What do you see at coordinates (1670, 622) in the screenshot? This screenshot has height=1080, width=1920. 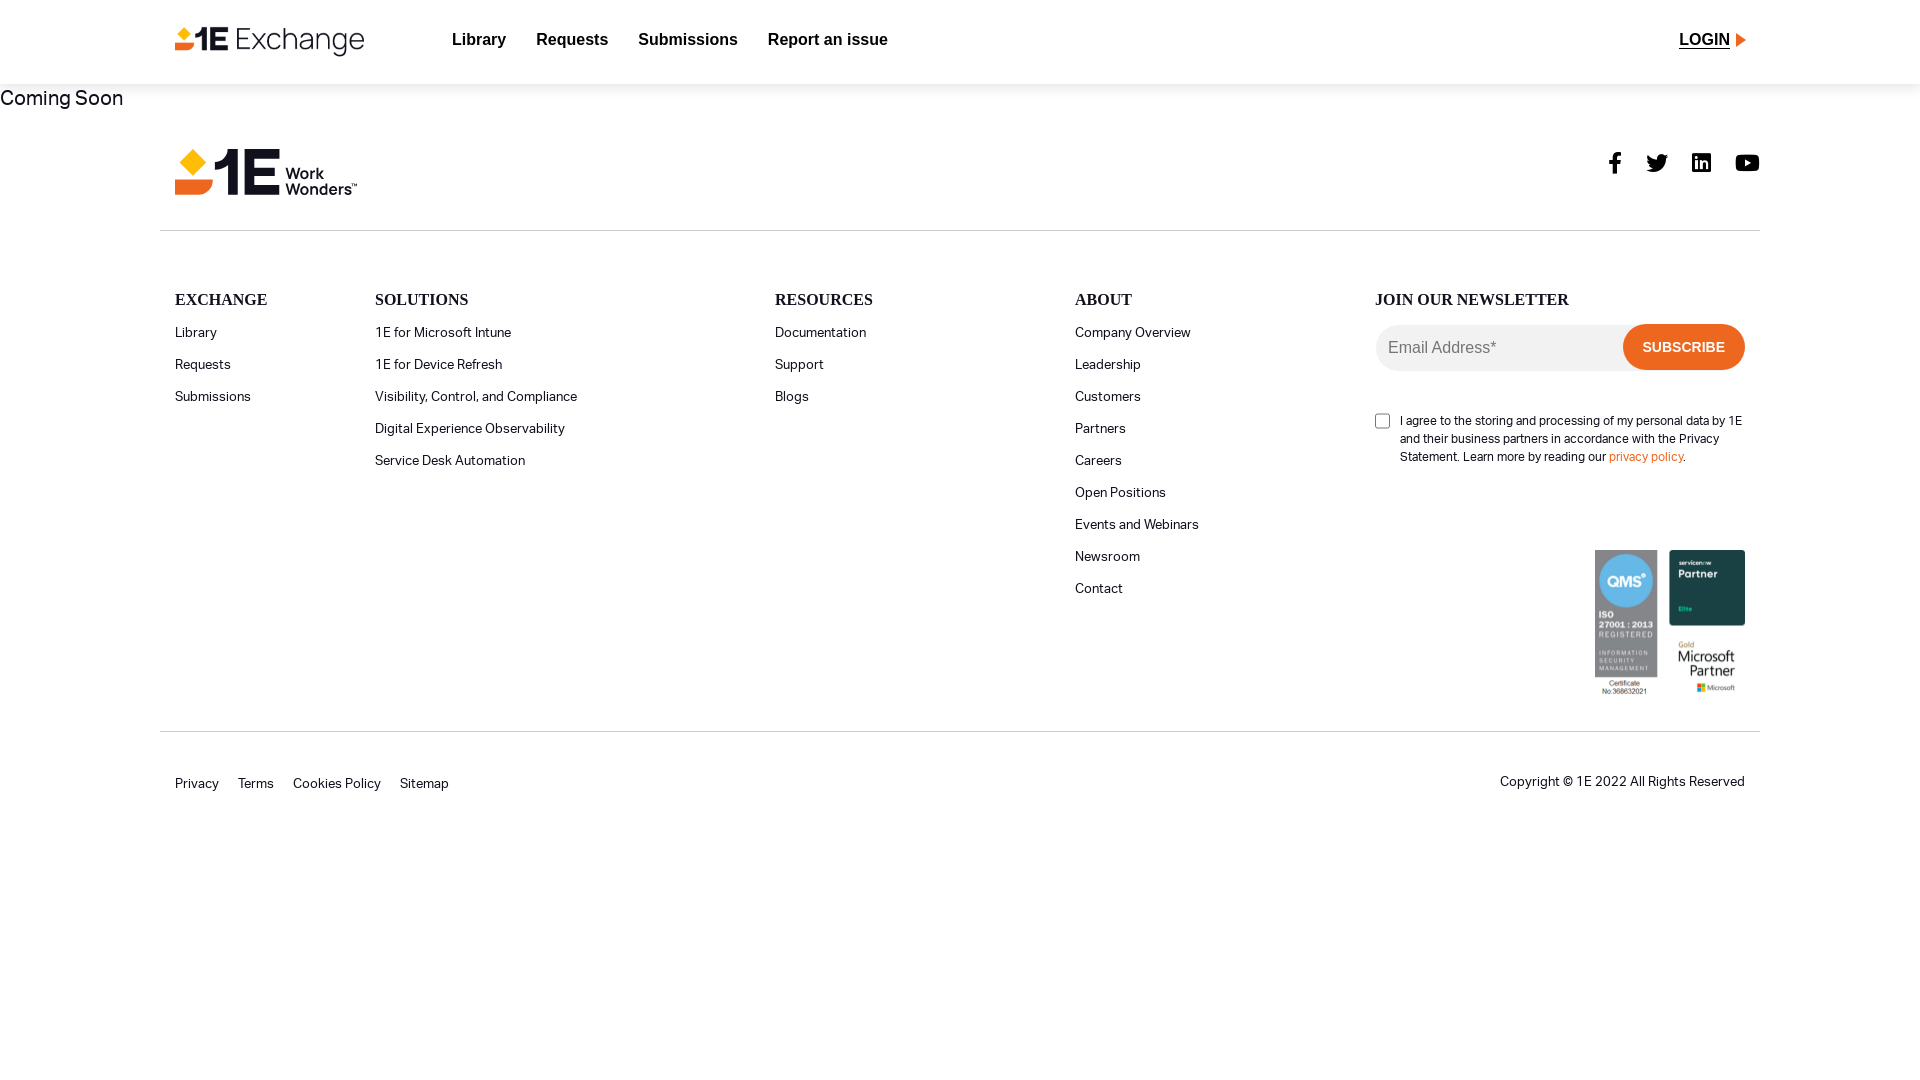 I see `'footer-seals'` at bounding box center [1670, 622].